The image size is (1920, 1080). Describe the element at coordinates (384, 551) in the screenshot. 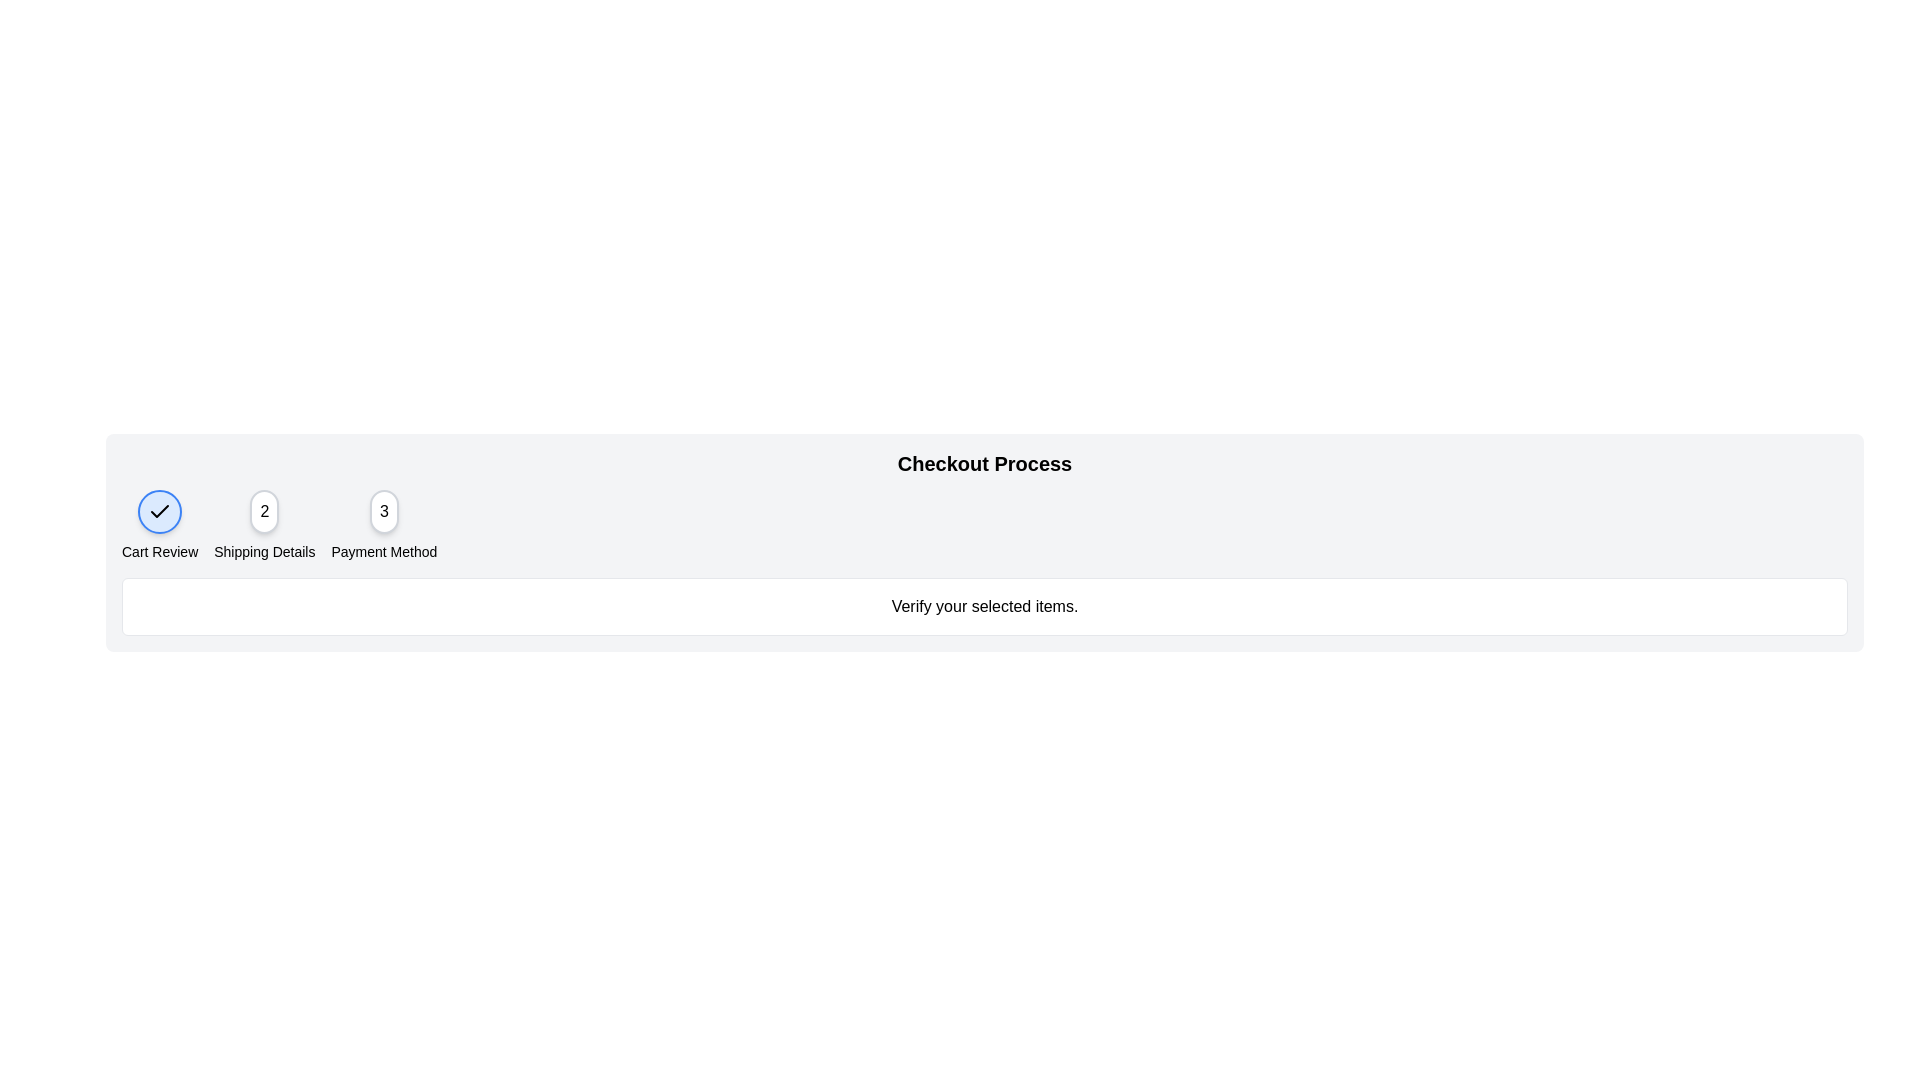

I see `the 'Payment Method' text label, which is displayed in a small font size below the circled number '3', indicating its association with the third step in a minimalistic checkout interface` at that location.